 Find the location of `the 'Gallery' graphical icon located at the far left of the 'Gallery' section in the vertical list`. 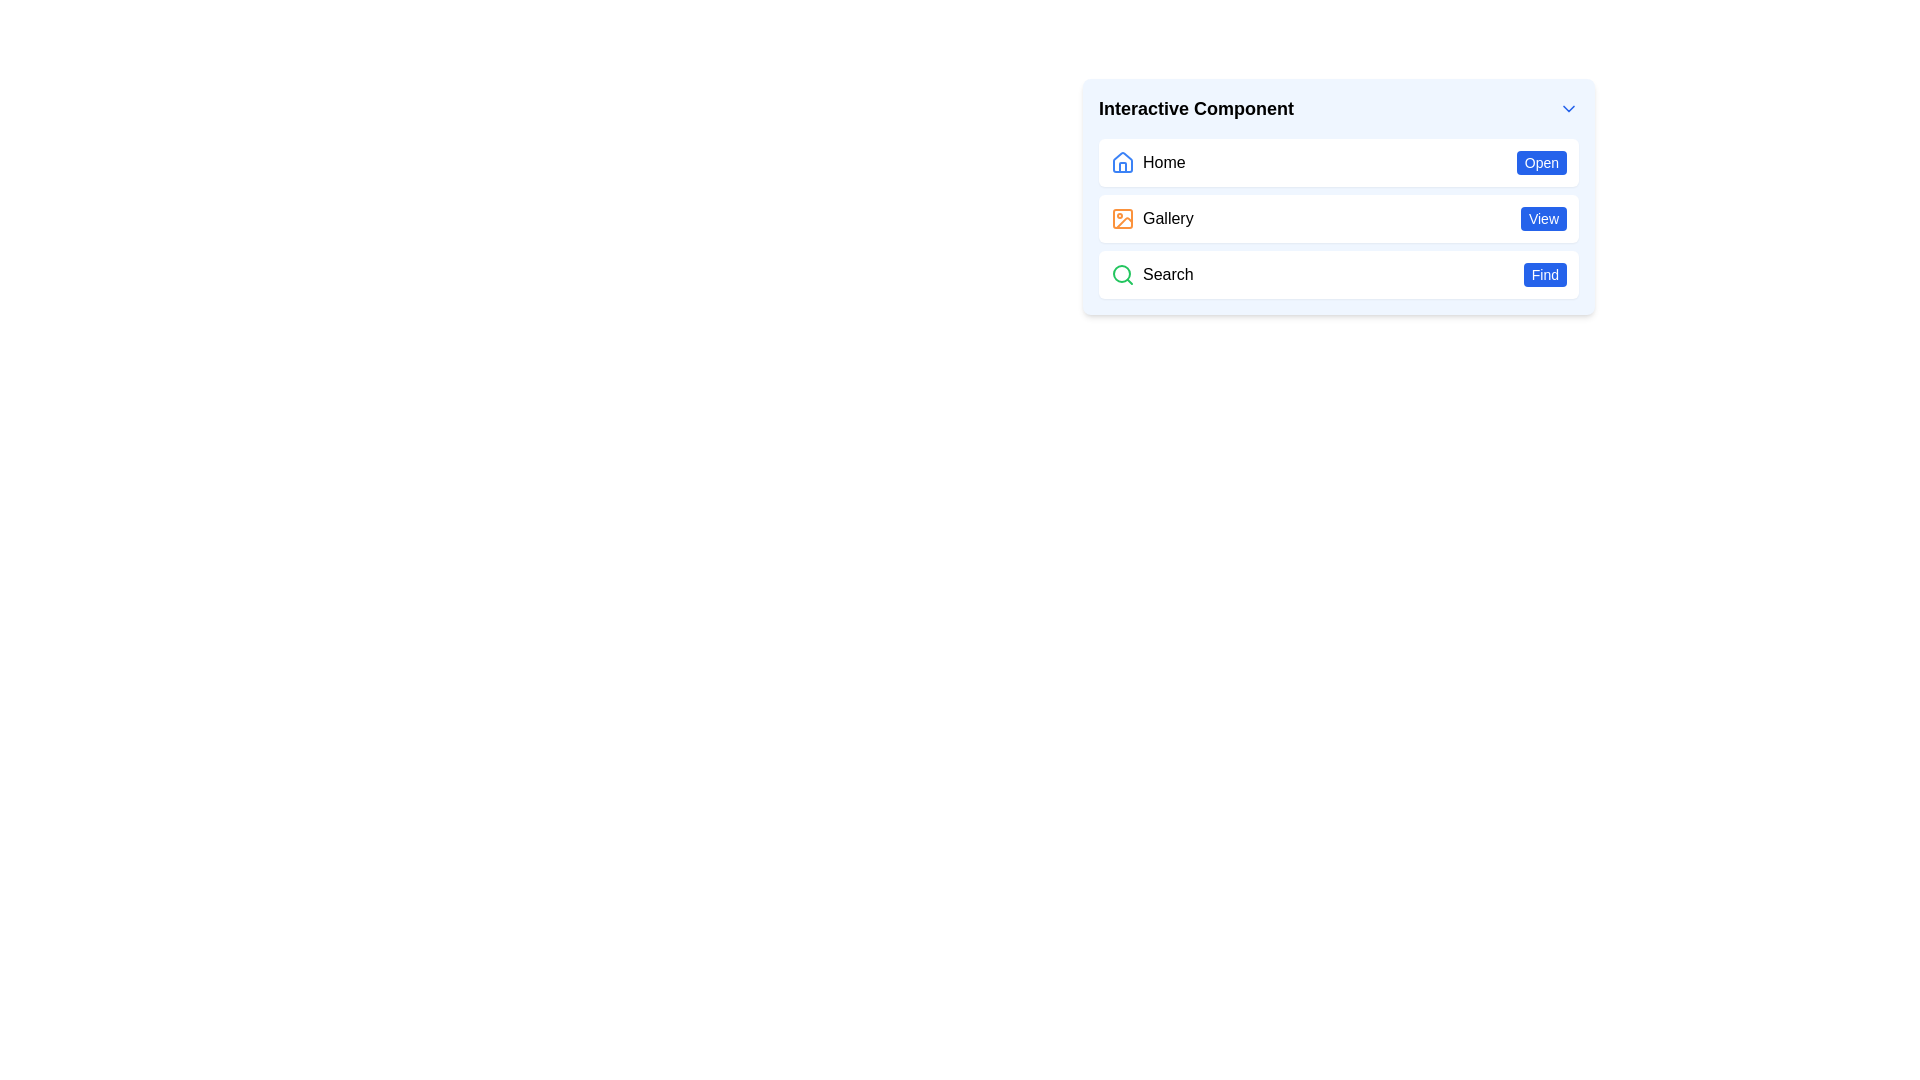

the 'Gallery' graphical icon located at the far left of the 'Gallery' section in the vertical list is located at coordinates (1123, 219).